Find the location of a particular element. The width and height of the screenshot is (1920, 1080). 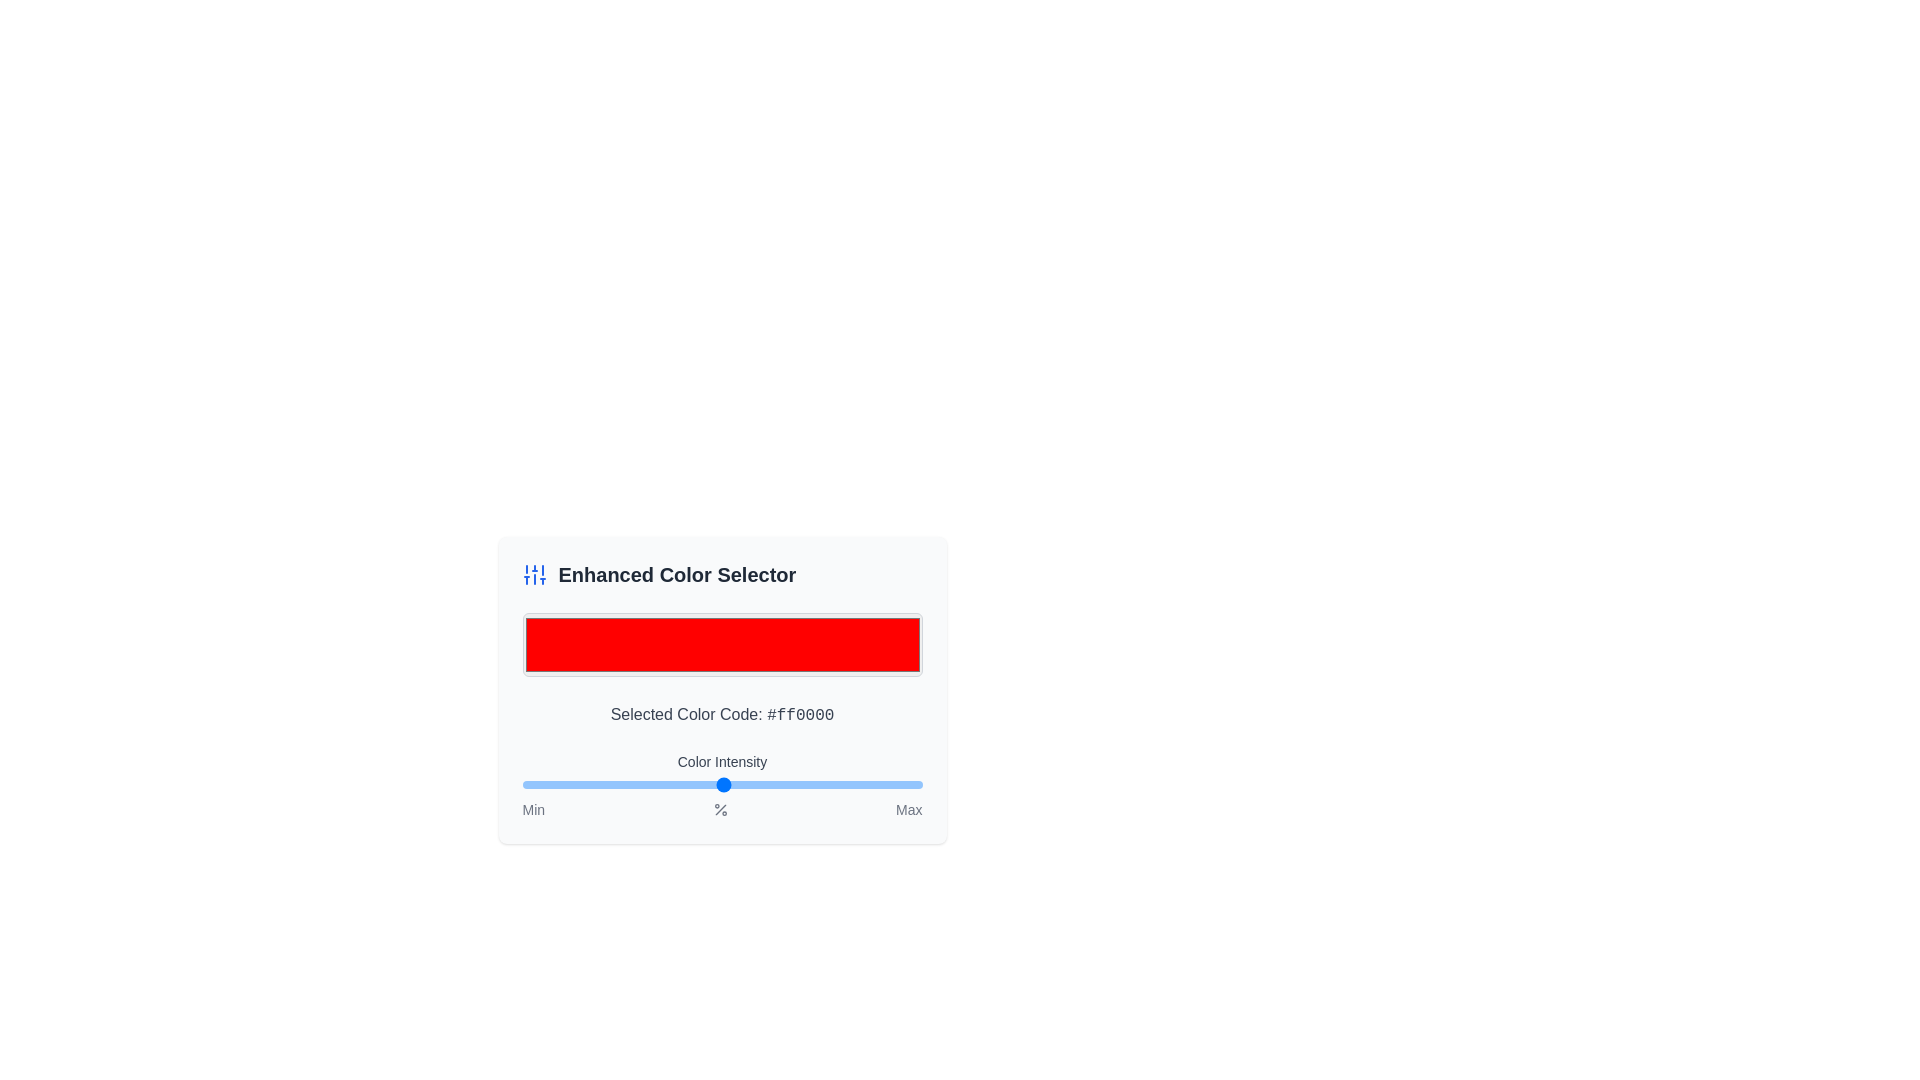

the vibrant red rectangular color display field located below the 'Enhanced Color Selector' label is located at coordinates (721, 645).